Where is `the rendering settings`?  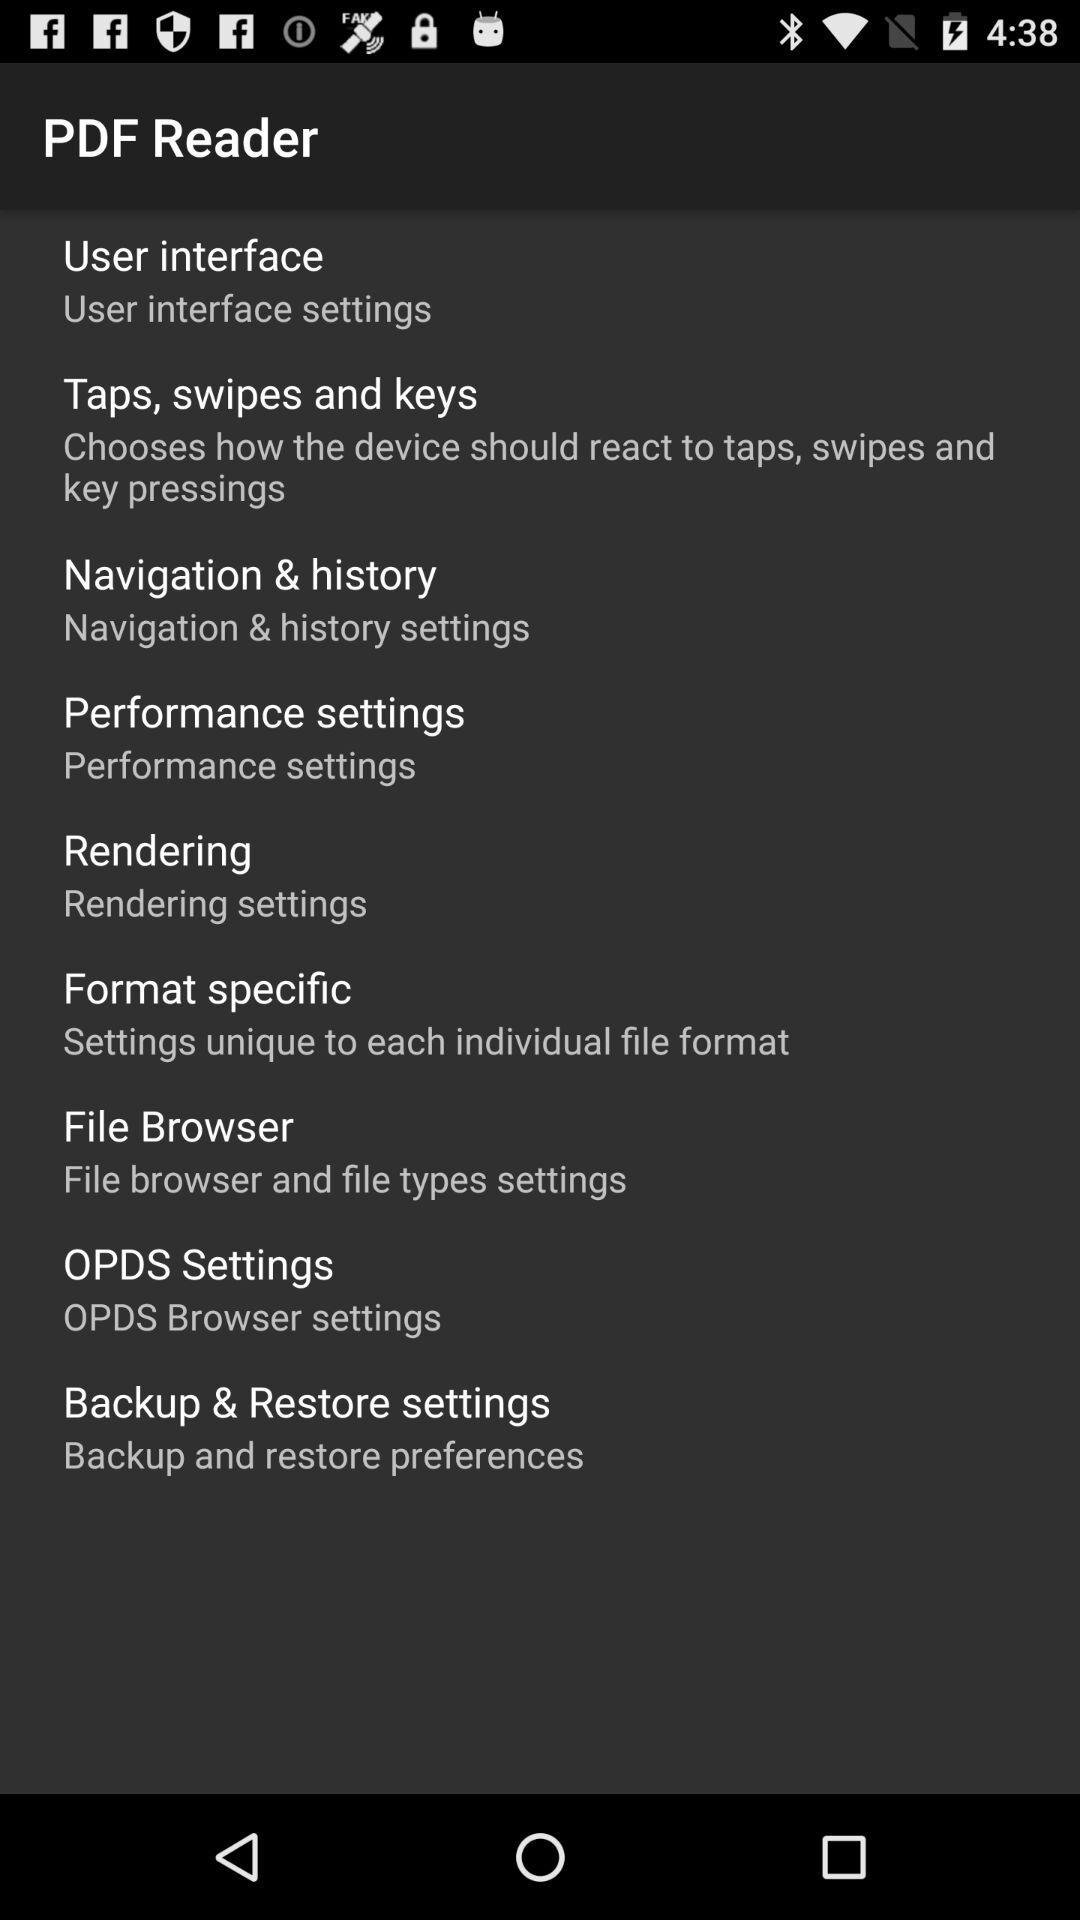 the rendering settings is located at coordinates (215, 901).